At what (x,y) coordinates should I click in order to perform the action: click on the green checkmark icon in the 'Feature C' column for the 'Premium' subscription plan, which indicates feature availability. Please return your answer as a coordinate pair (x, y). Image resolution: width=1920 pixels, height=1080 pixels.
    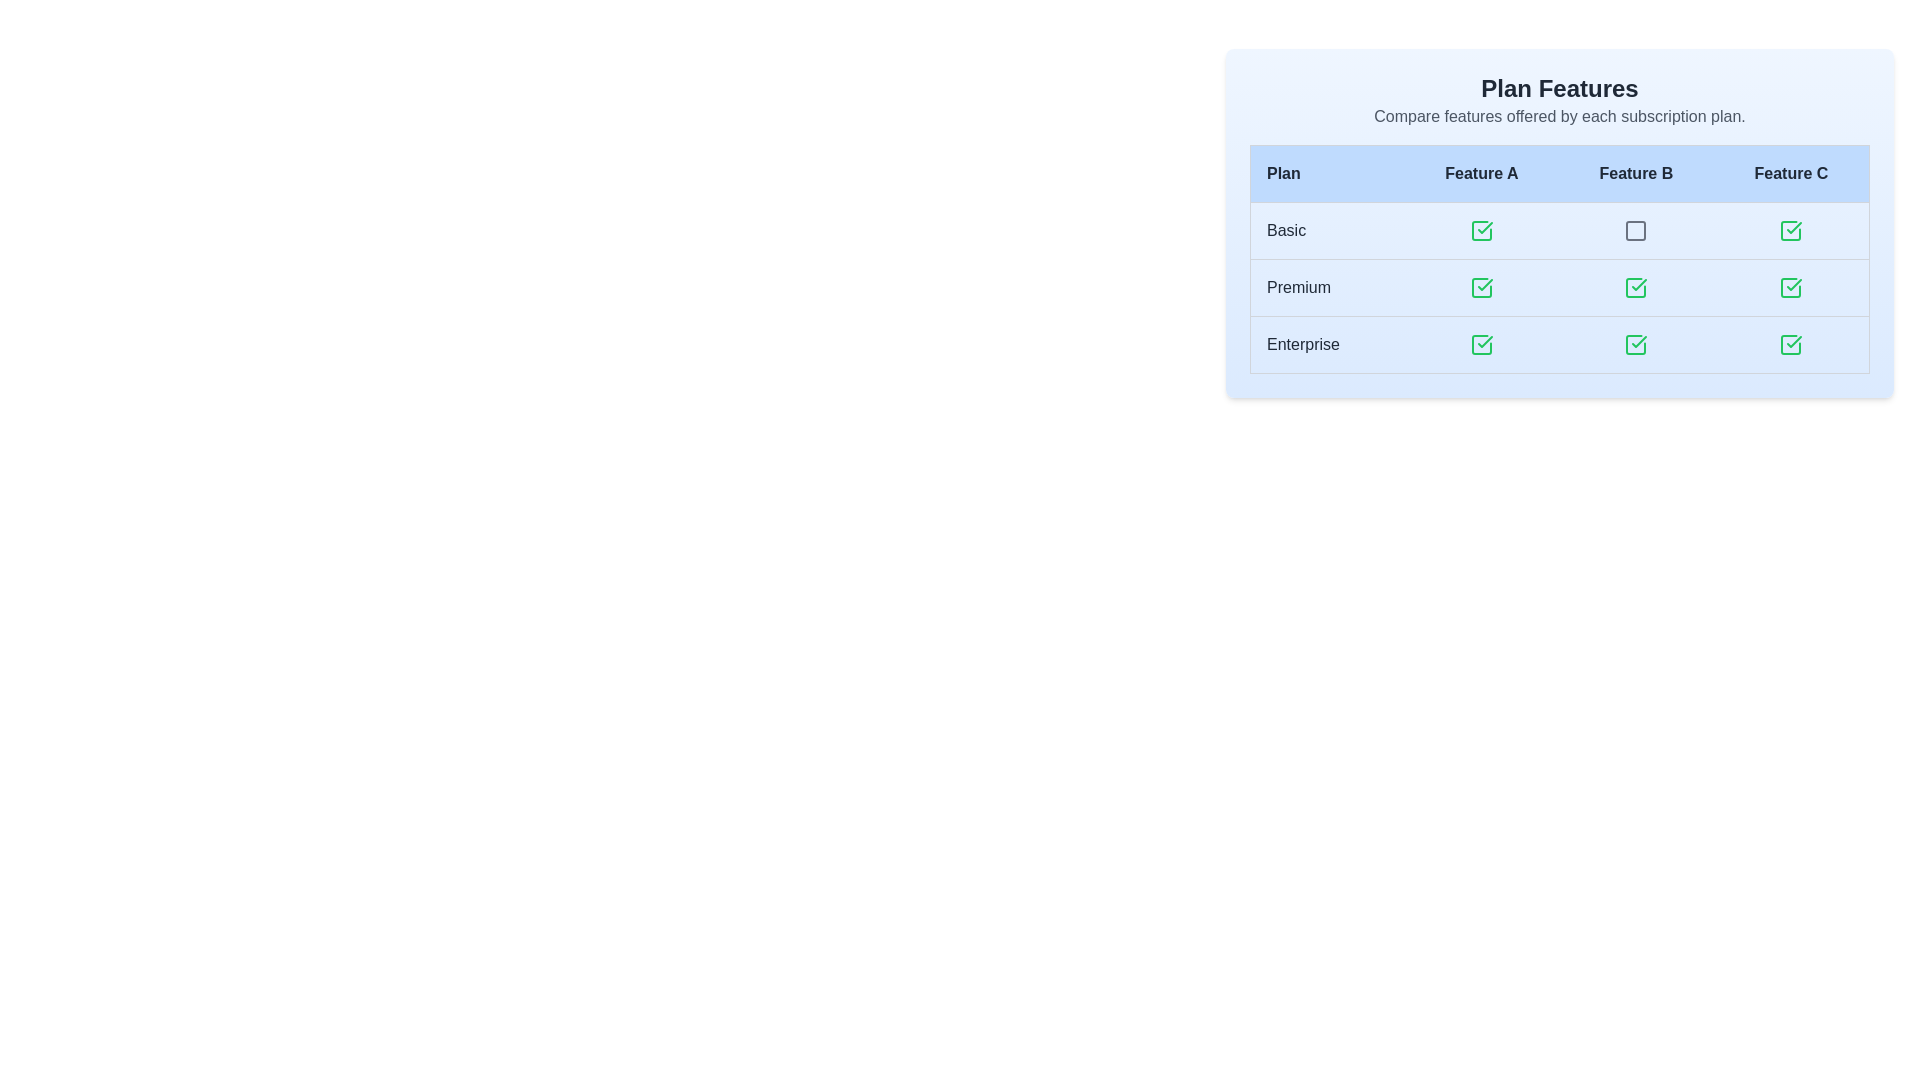
    Looking at the image, I should click on (1794, 285).